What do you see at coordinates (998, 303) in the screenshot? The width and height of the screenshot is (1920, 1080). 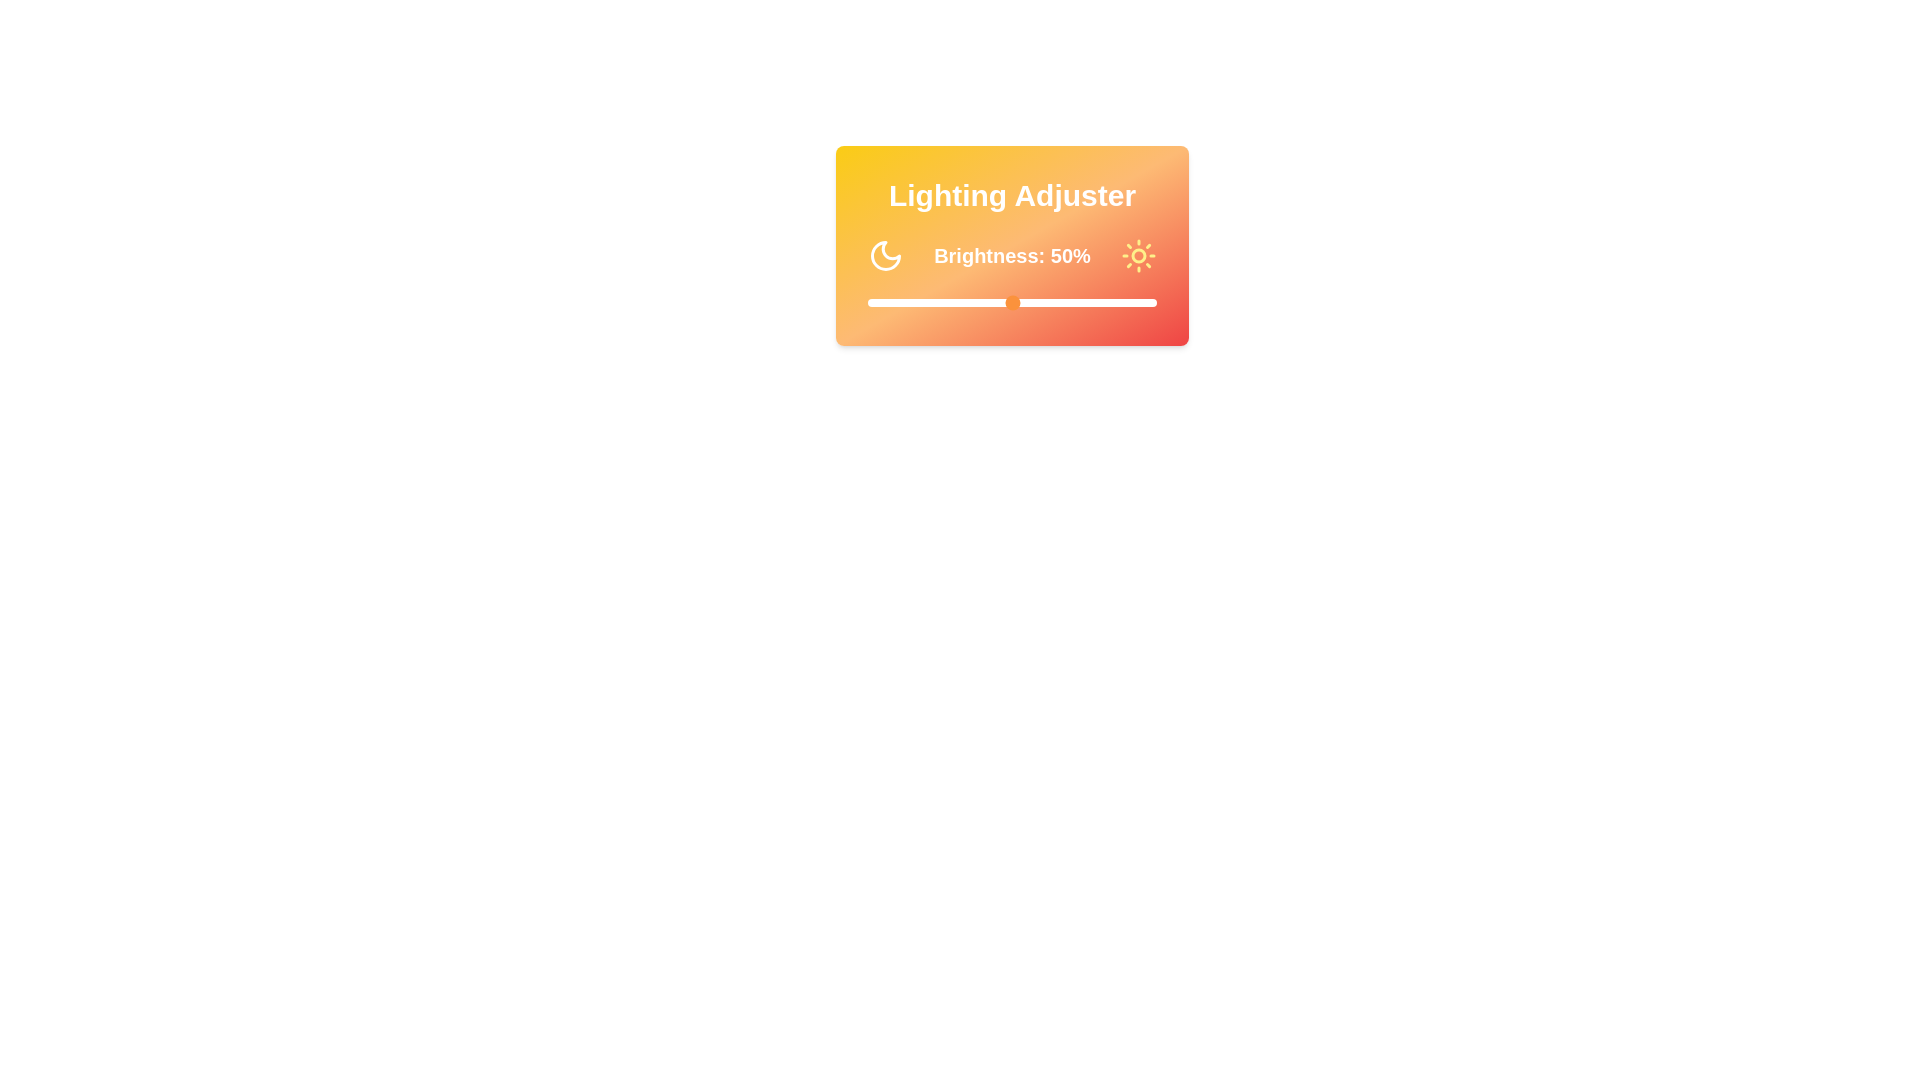 I see `the brightness slider to 45%` at bounding box center [998, 303].